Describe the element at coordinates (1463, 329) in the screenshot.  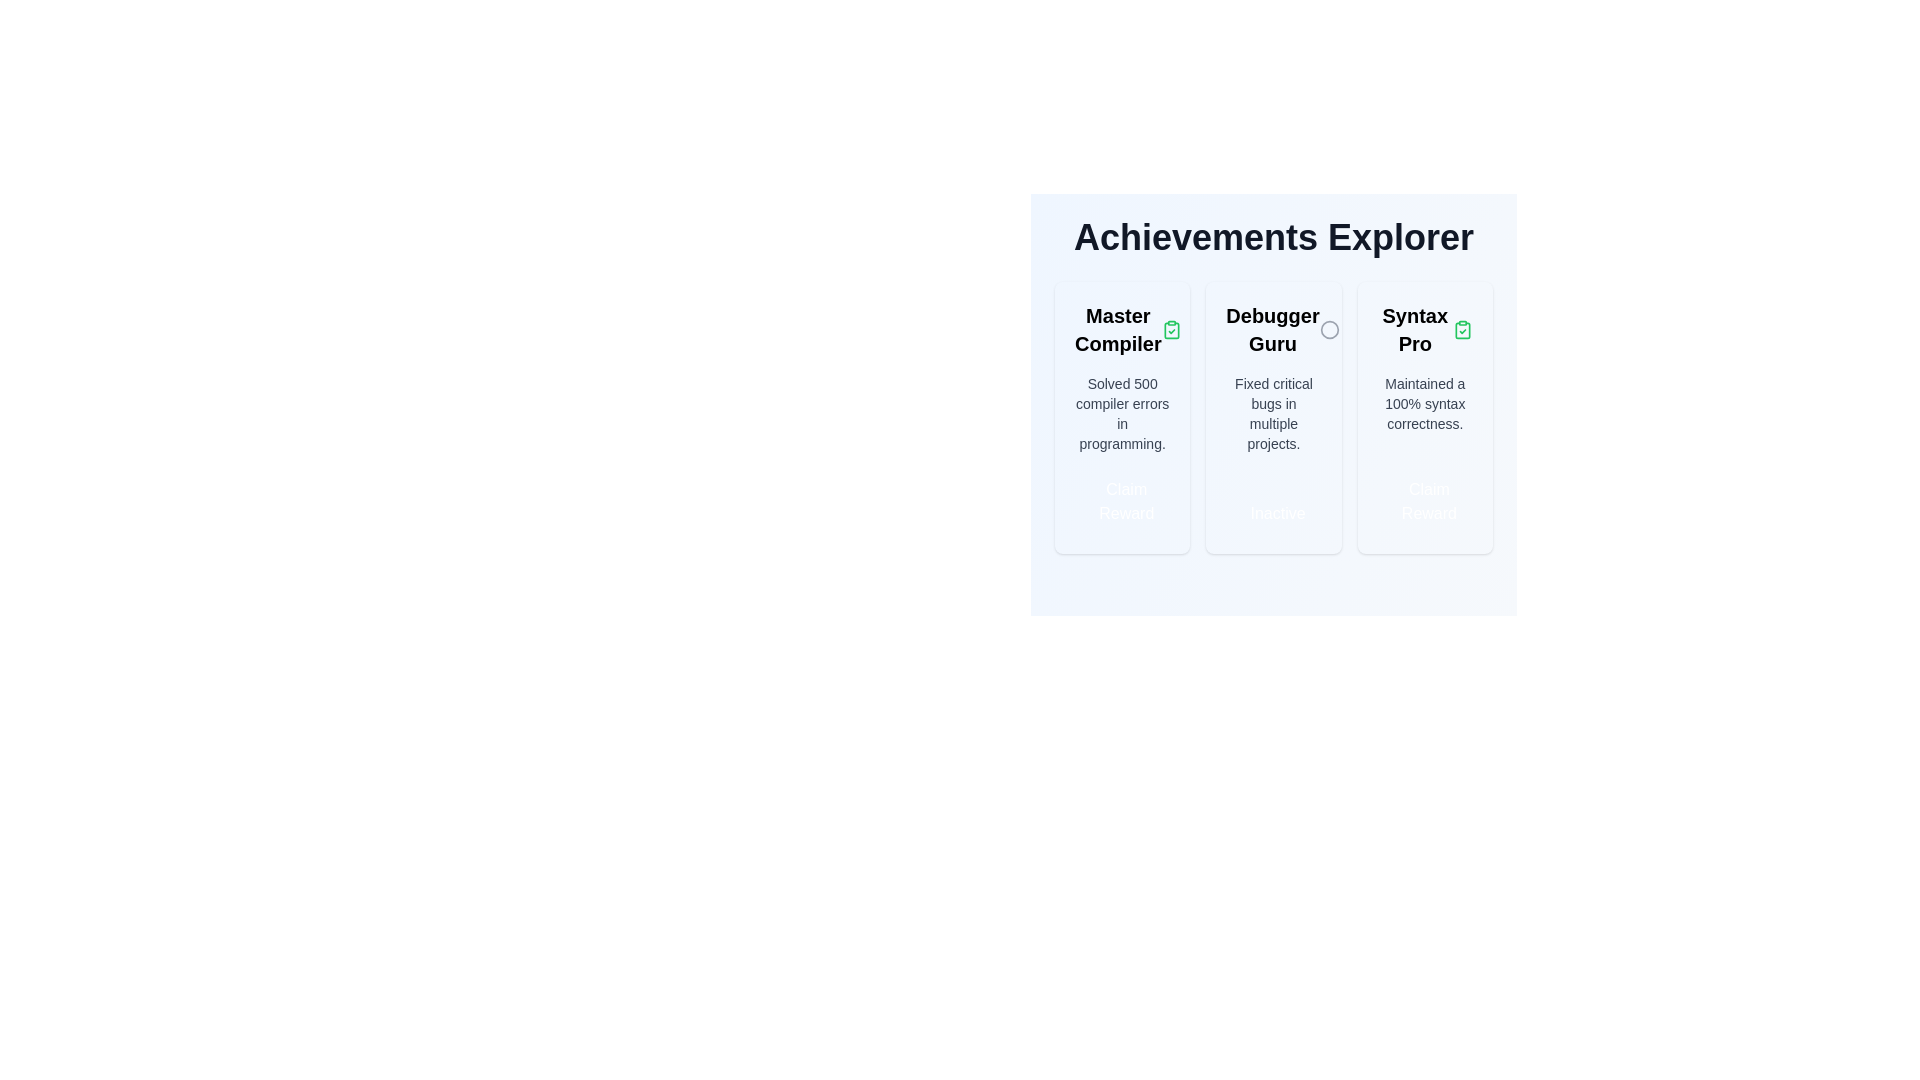
I see `the achievement status icon located in the upper-right corner of the 'Syntax Pro' achievement card, which indicates that the 'Syntax Pro' task has been completed` at that location.